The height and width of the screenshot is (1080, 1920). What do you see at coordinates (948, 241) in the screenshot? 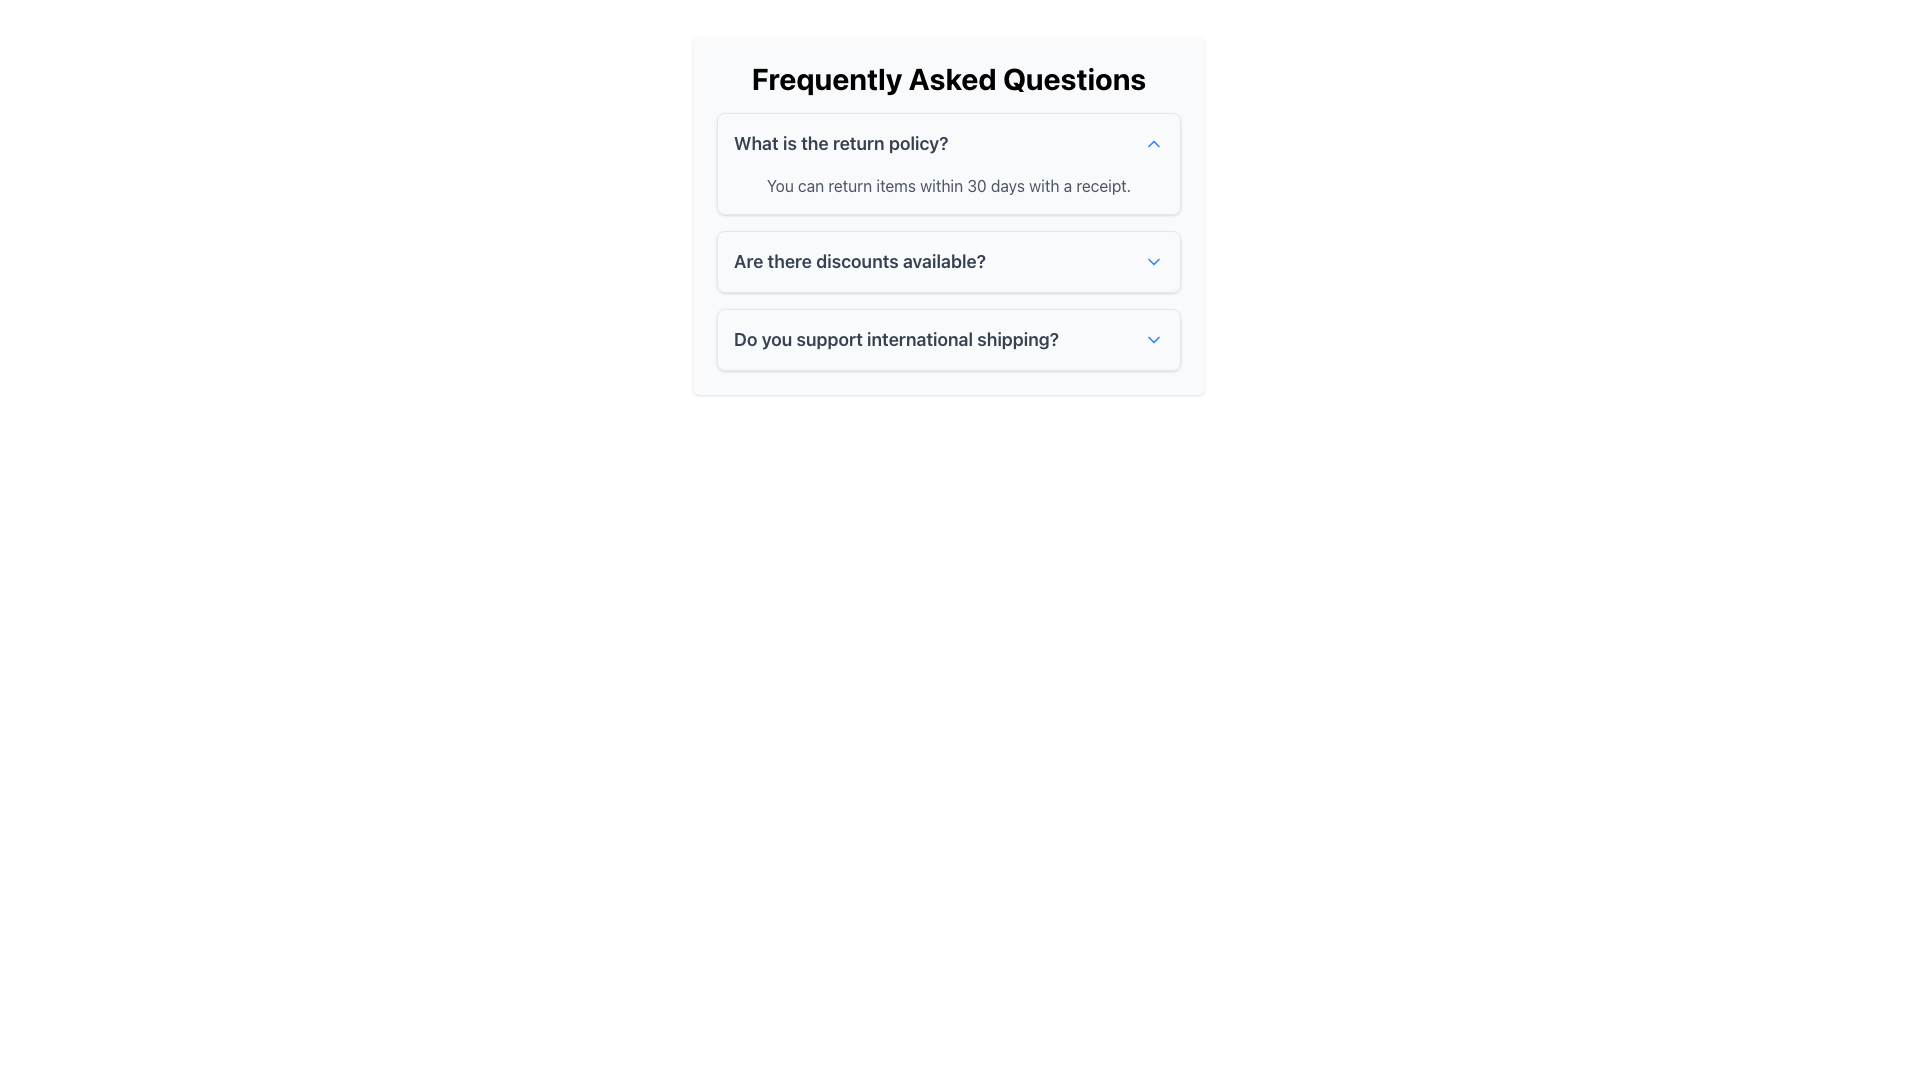
I see `the second collapsible FAQ item located below 'What is the return policy?'` at bounding box center [948, 241].